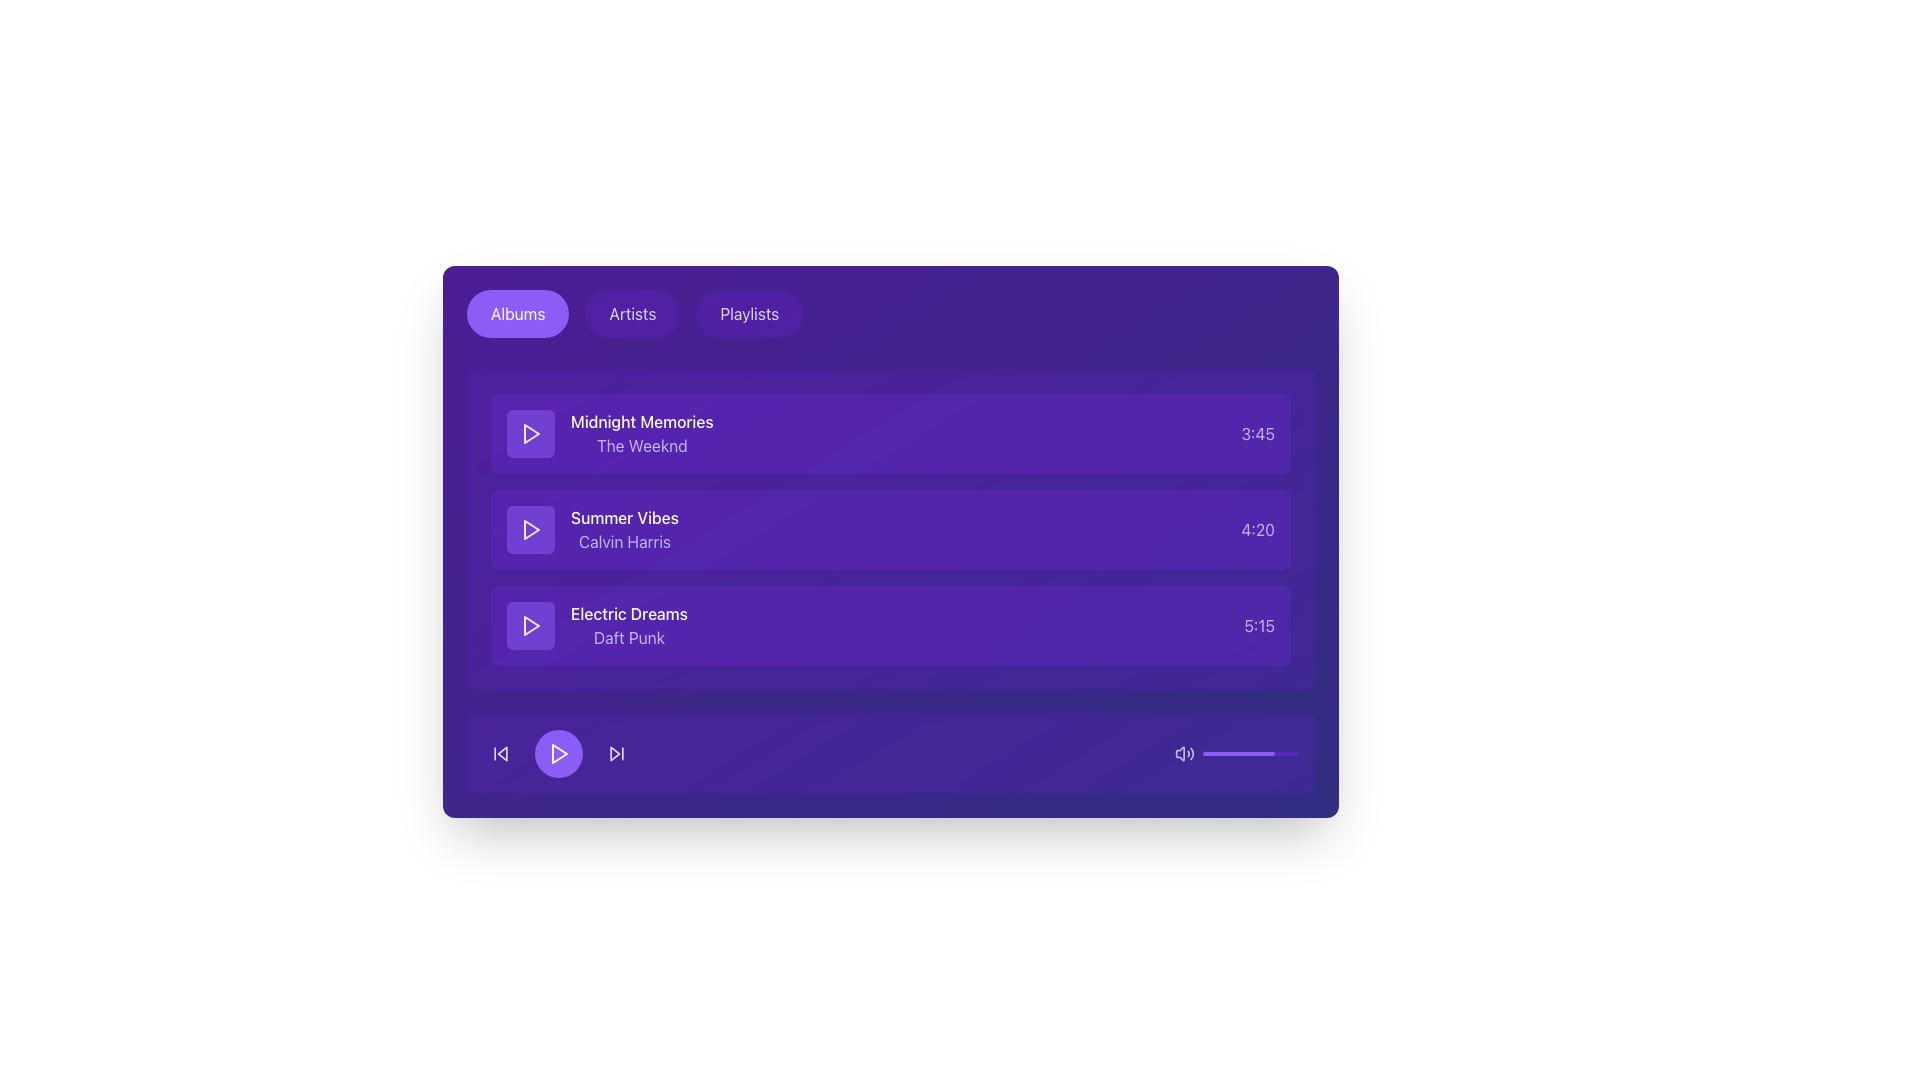  What do you see at coordinates (628, 612) in the screenshot?
I see `the text label for the song 'Electric Dreams', which is the first line of text in the third item of a vertical list of playlist entries` at bounding box center [628, 612].